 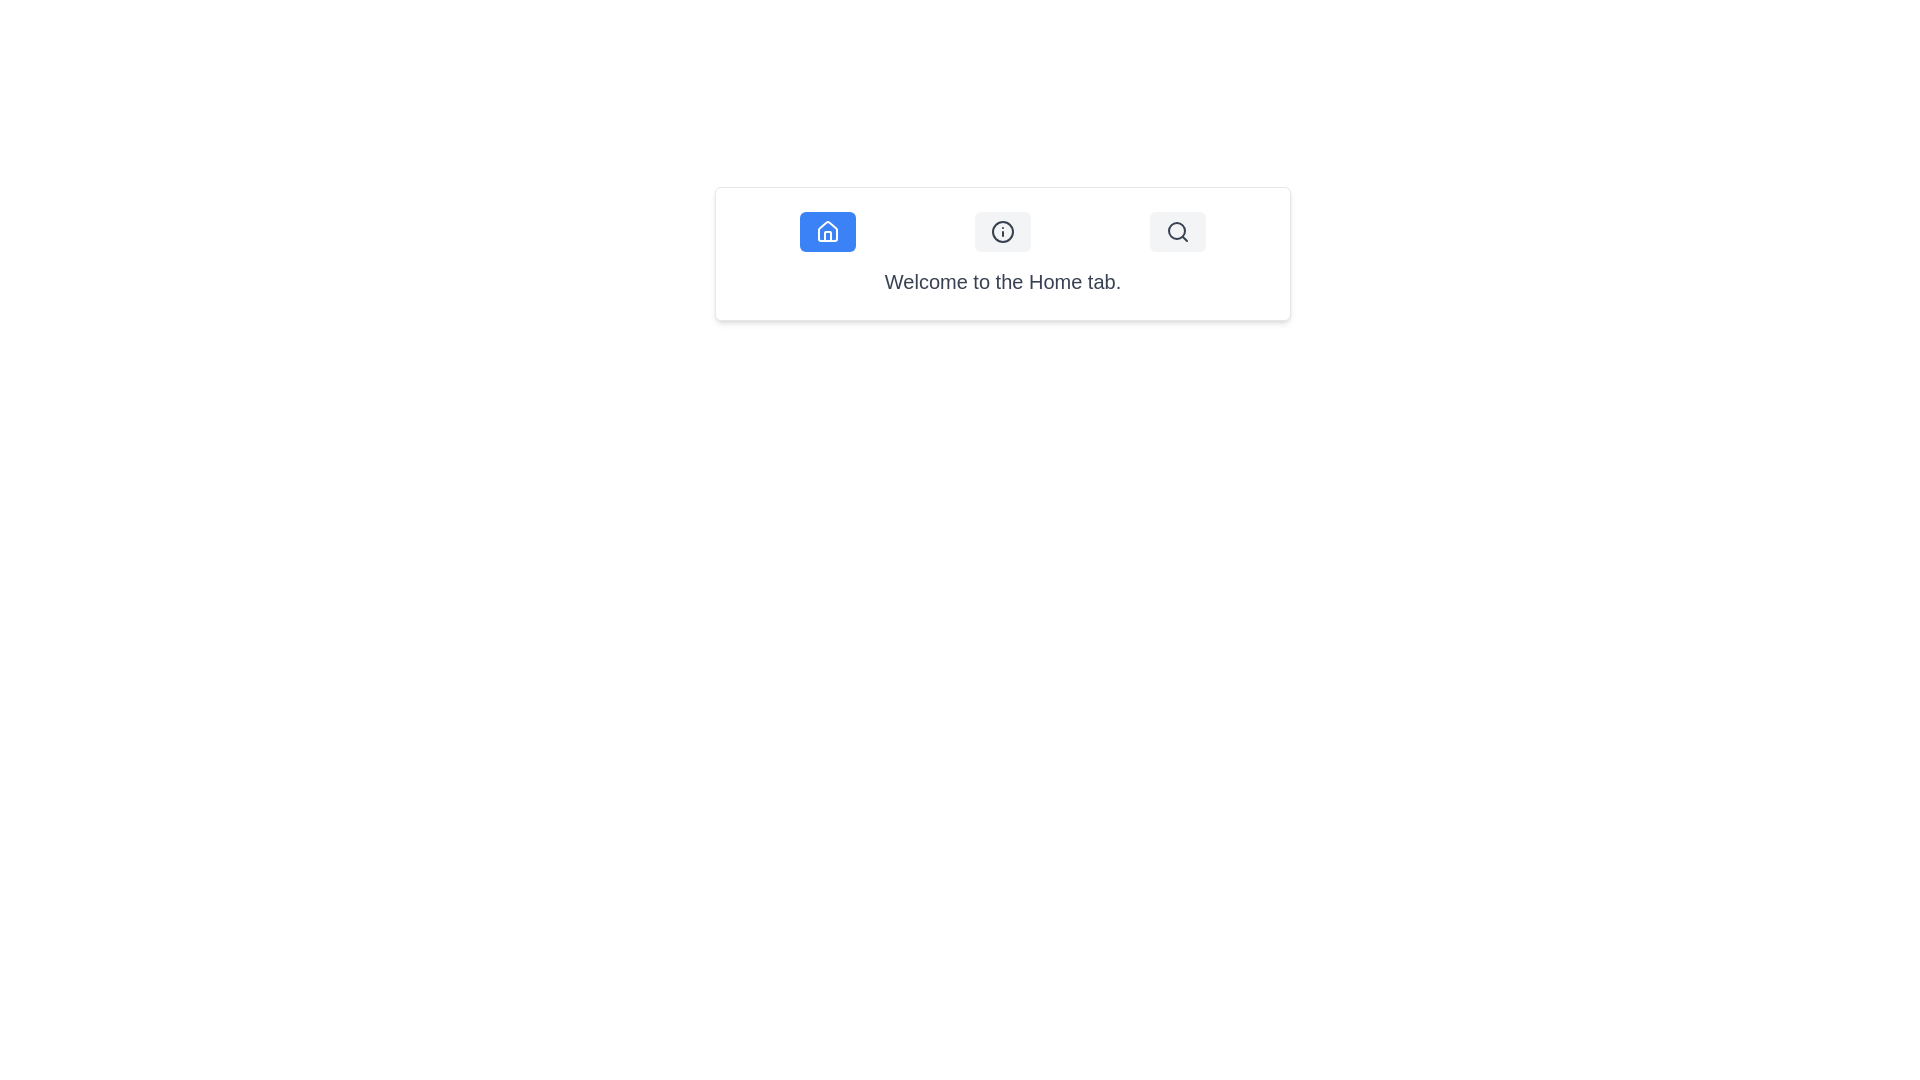 What do you see at coordinates (1003, 230) in the screenshot?
I see `the circular outline within the SVG graphic that serves a decorative purpose and contributes to the overall visual representation of an information symbol` at bounding box center [1003, 230].